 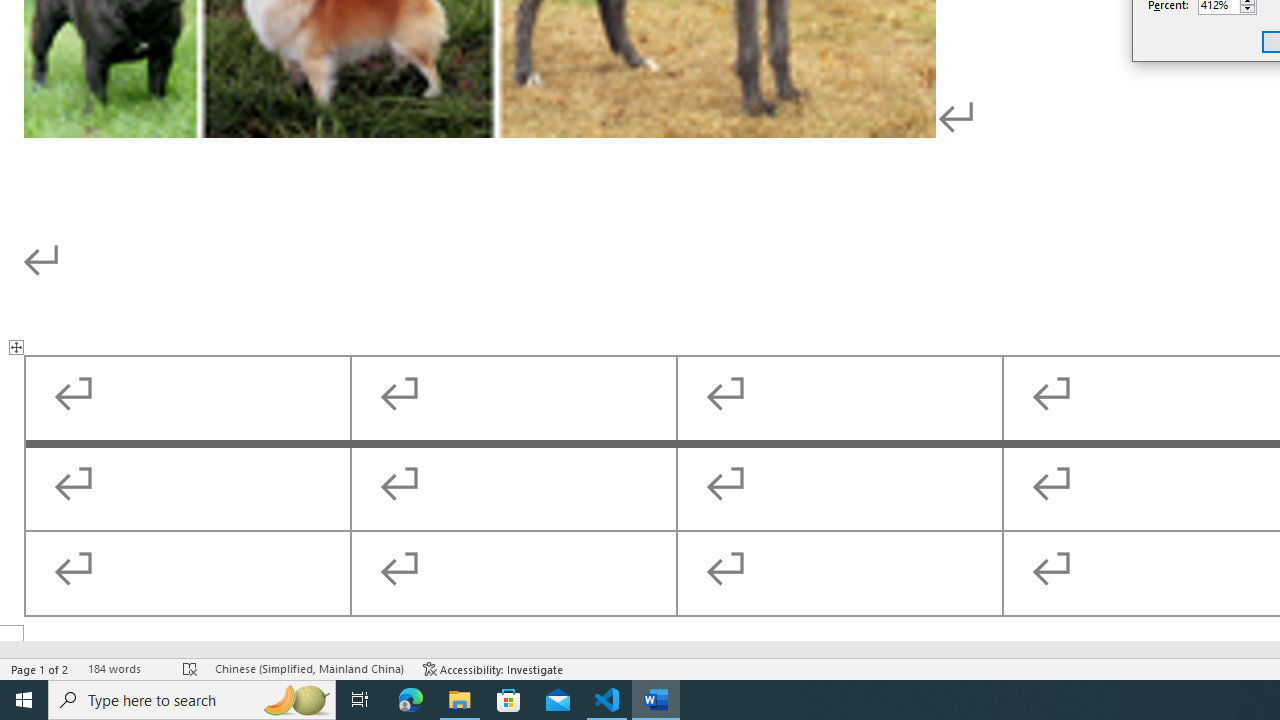 I want to click on 'Word Count 184 words', so click(x=124, y=669).